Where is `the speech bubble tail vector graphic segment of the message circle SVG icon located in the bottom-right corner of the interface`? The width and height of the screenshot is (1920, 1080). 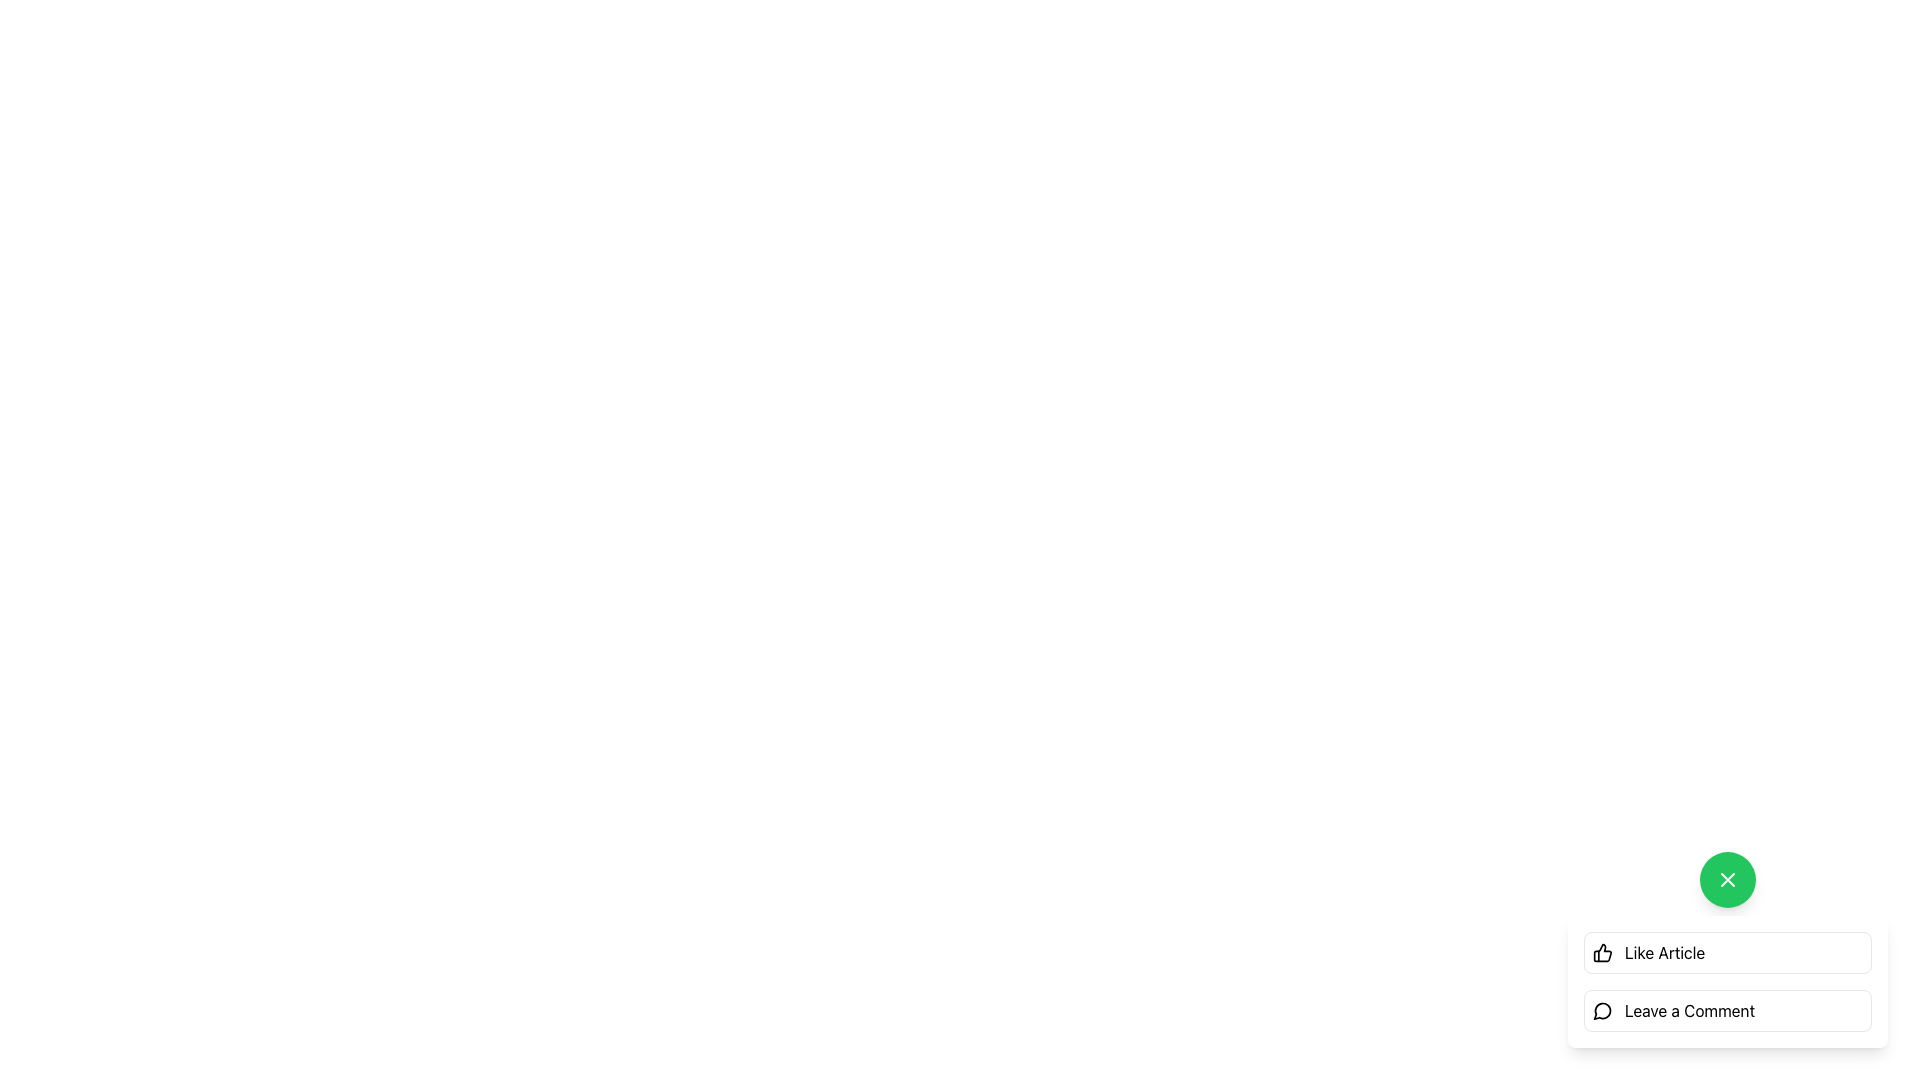
the speech bubble tail vector graphic segment of the message circle SVG icon located in the bottom-right corner of the interface is located at coordinates (1602, 1011).